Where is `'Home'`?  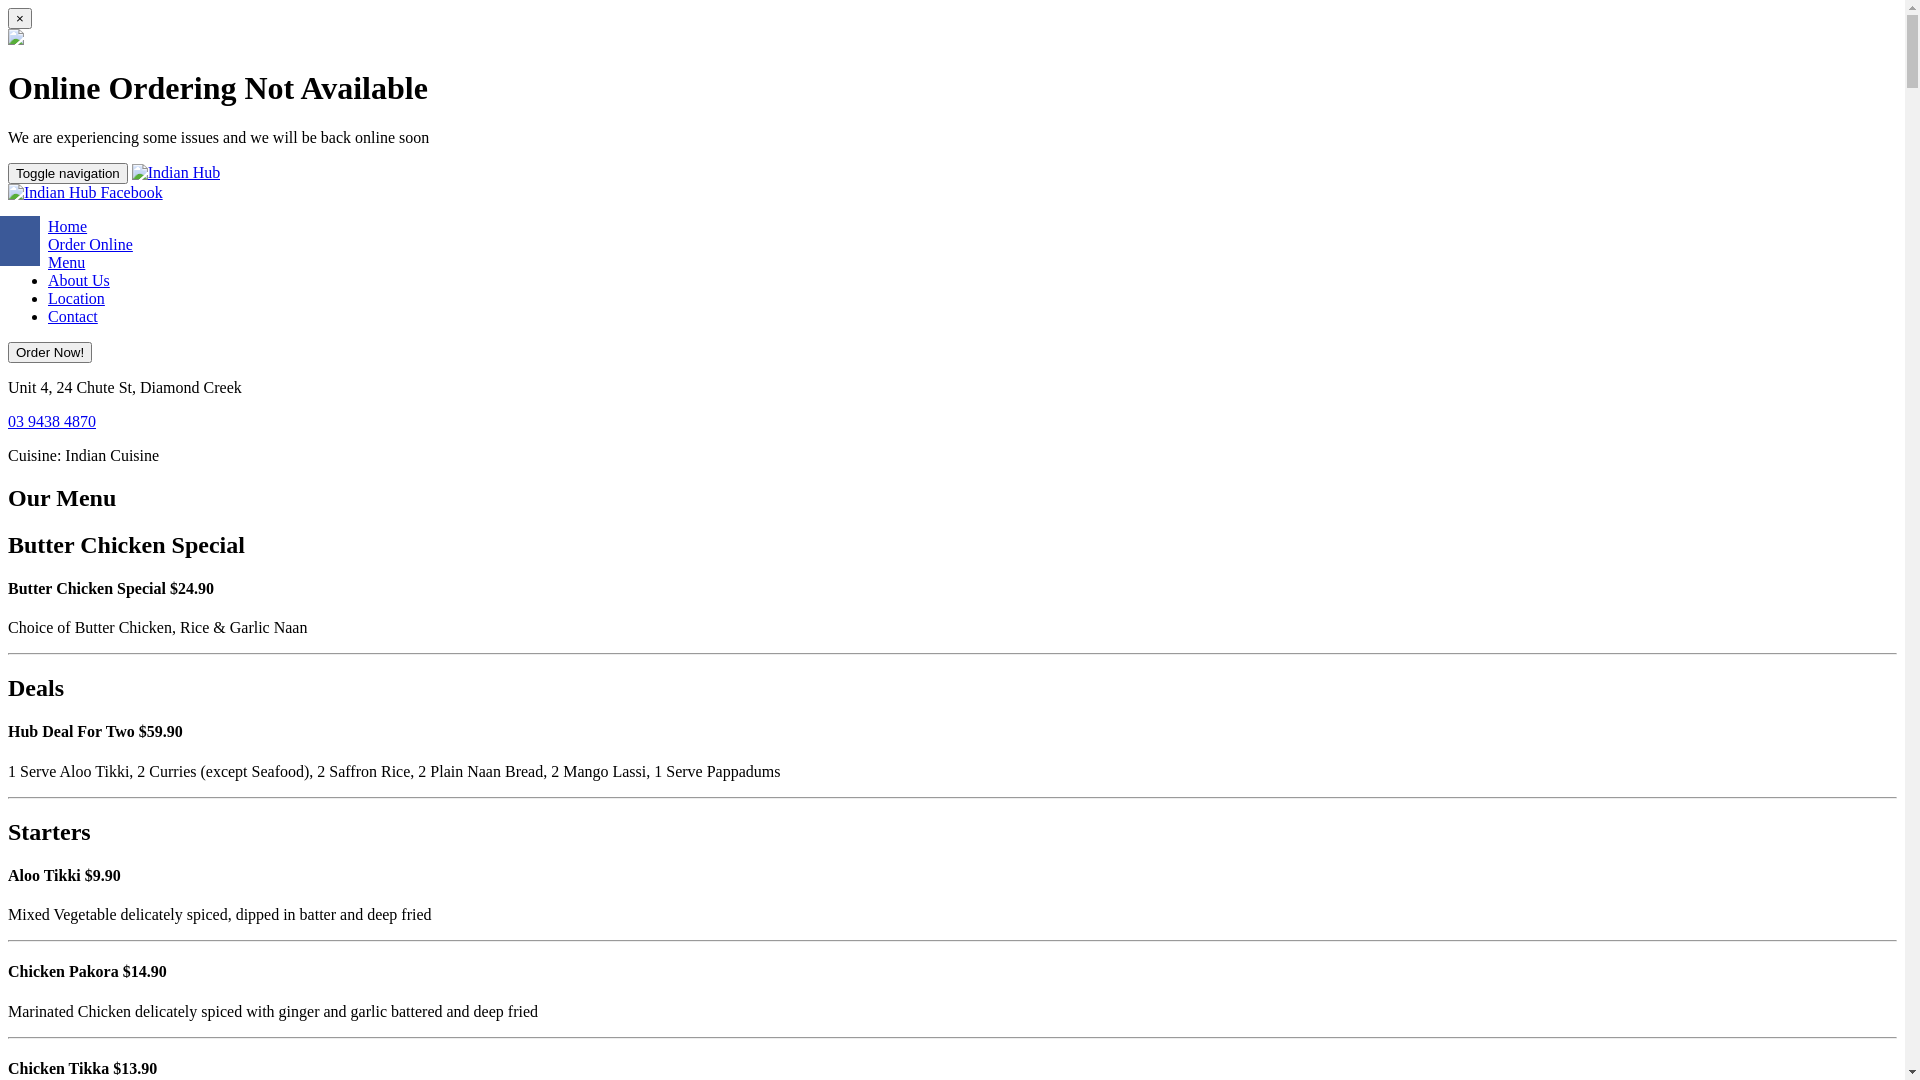 'Home' is located at coordinates (67, 225).